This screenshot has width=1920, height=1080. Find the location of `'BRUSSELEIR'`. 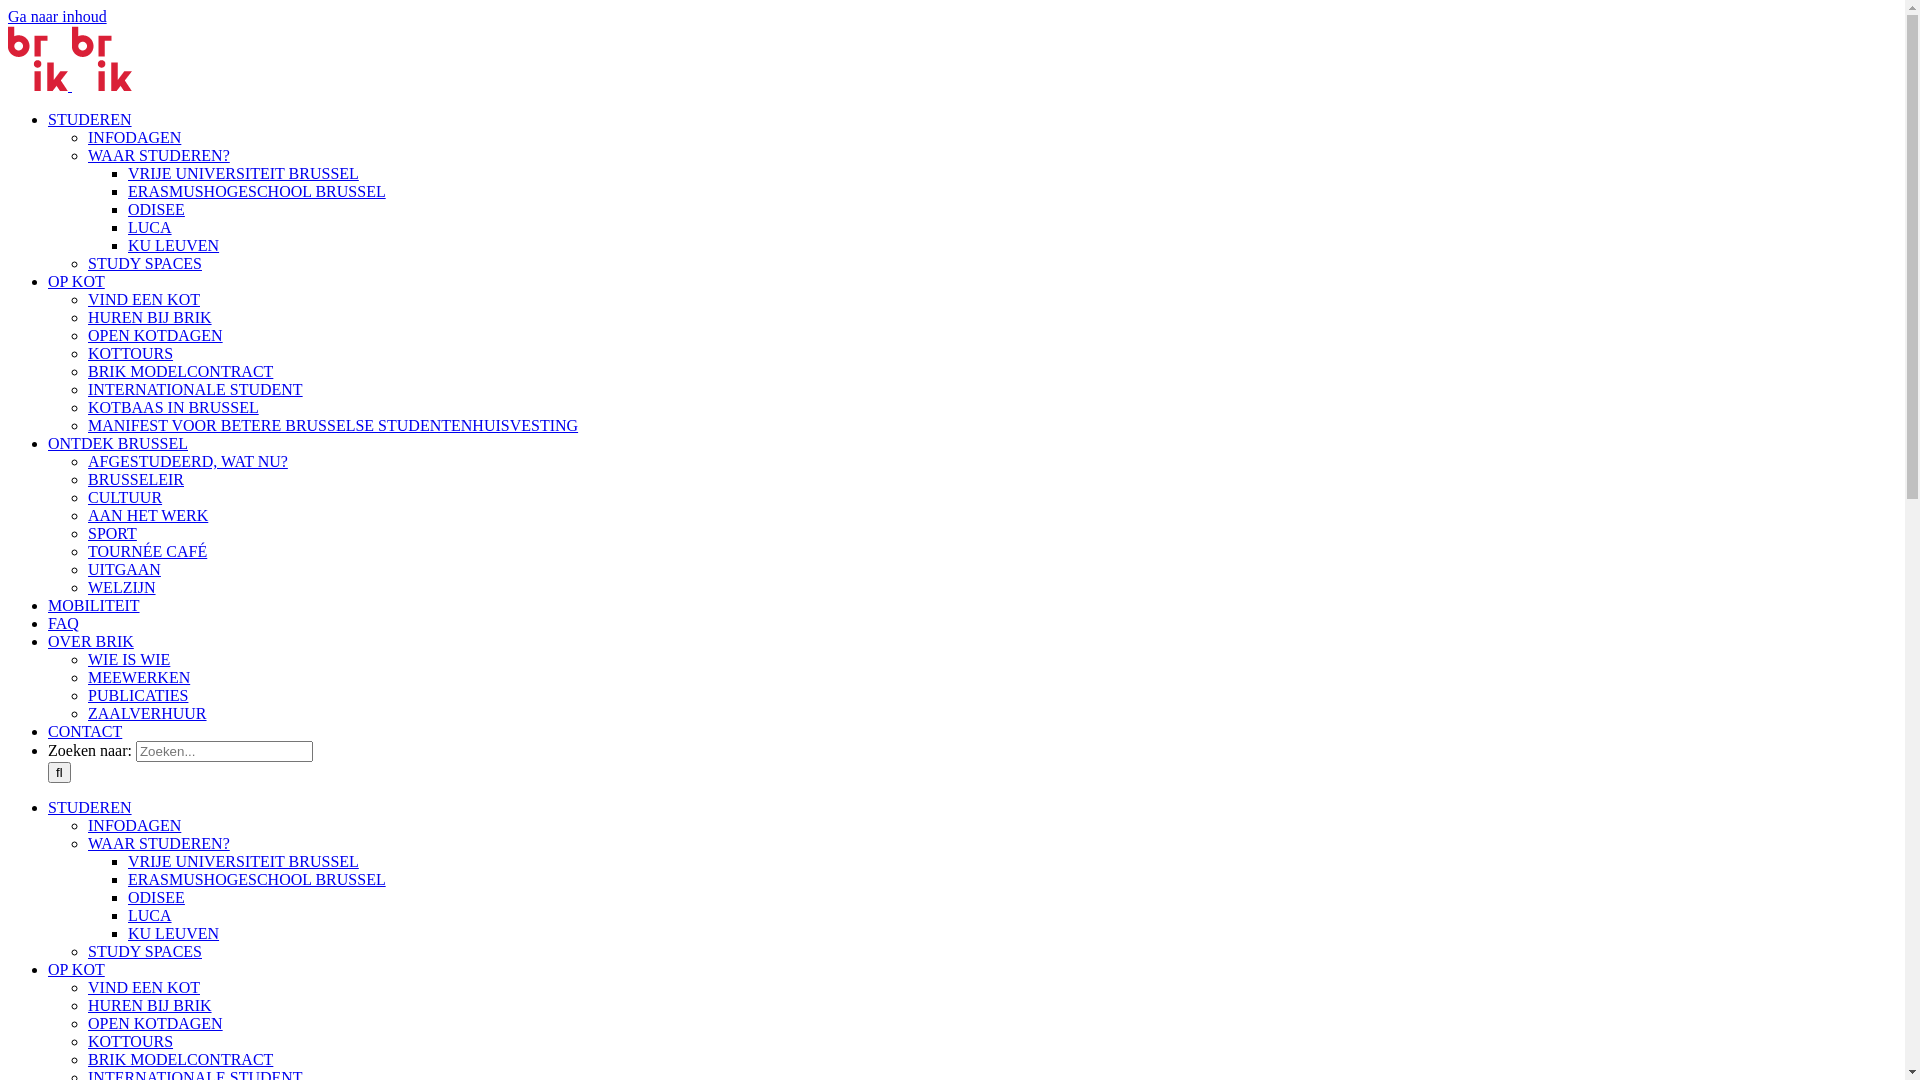

'BRUSSELEIR' is located at coordinates (134, 479).